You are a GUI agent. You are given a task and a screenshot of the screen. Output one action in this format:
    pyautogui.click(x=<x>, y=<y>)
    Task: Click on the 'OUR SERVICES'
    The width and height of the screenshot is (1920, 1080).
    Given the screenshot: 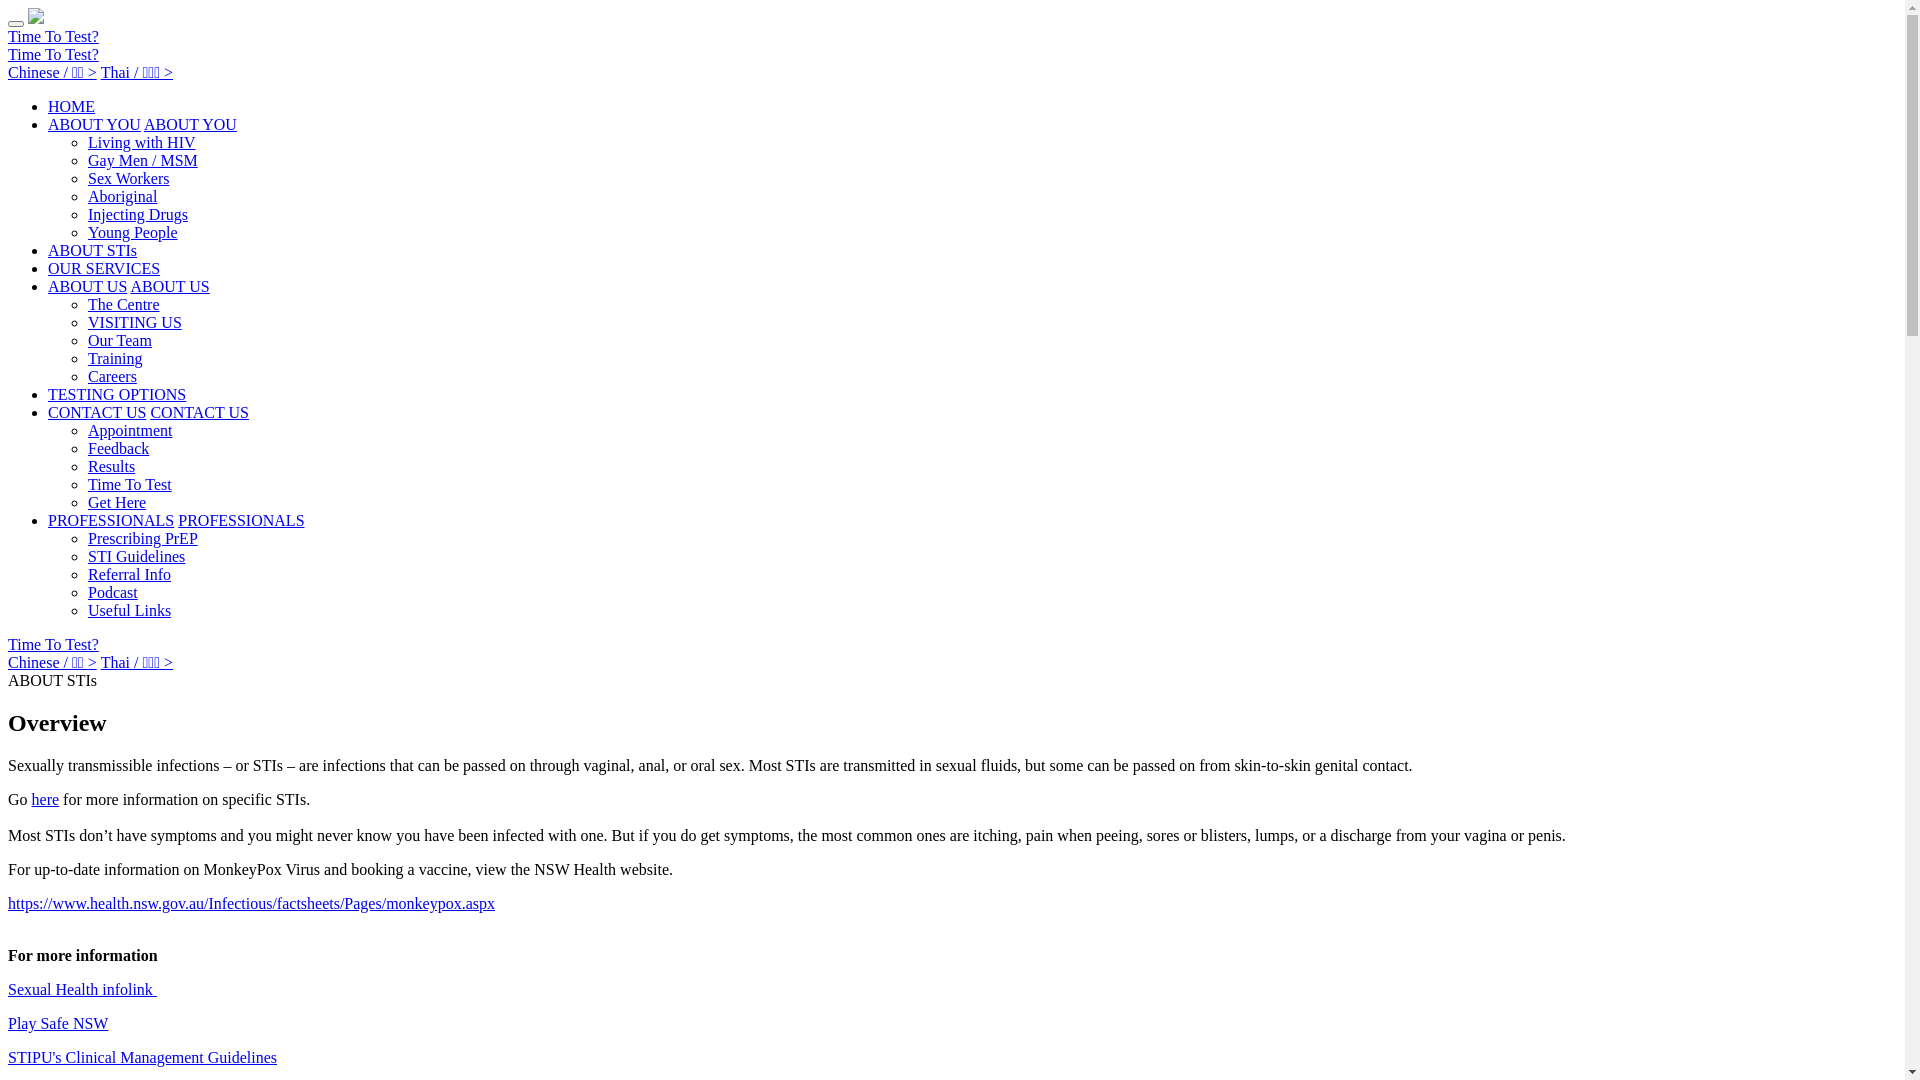 What is the action you would take?
    pyautogui.click(x=103, y=267)
    